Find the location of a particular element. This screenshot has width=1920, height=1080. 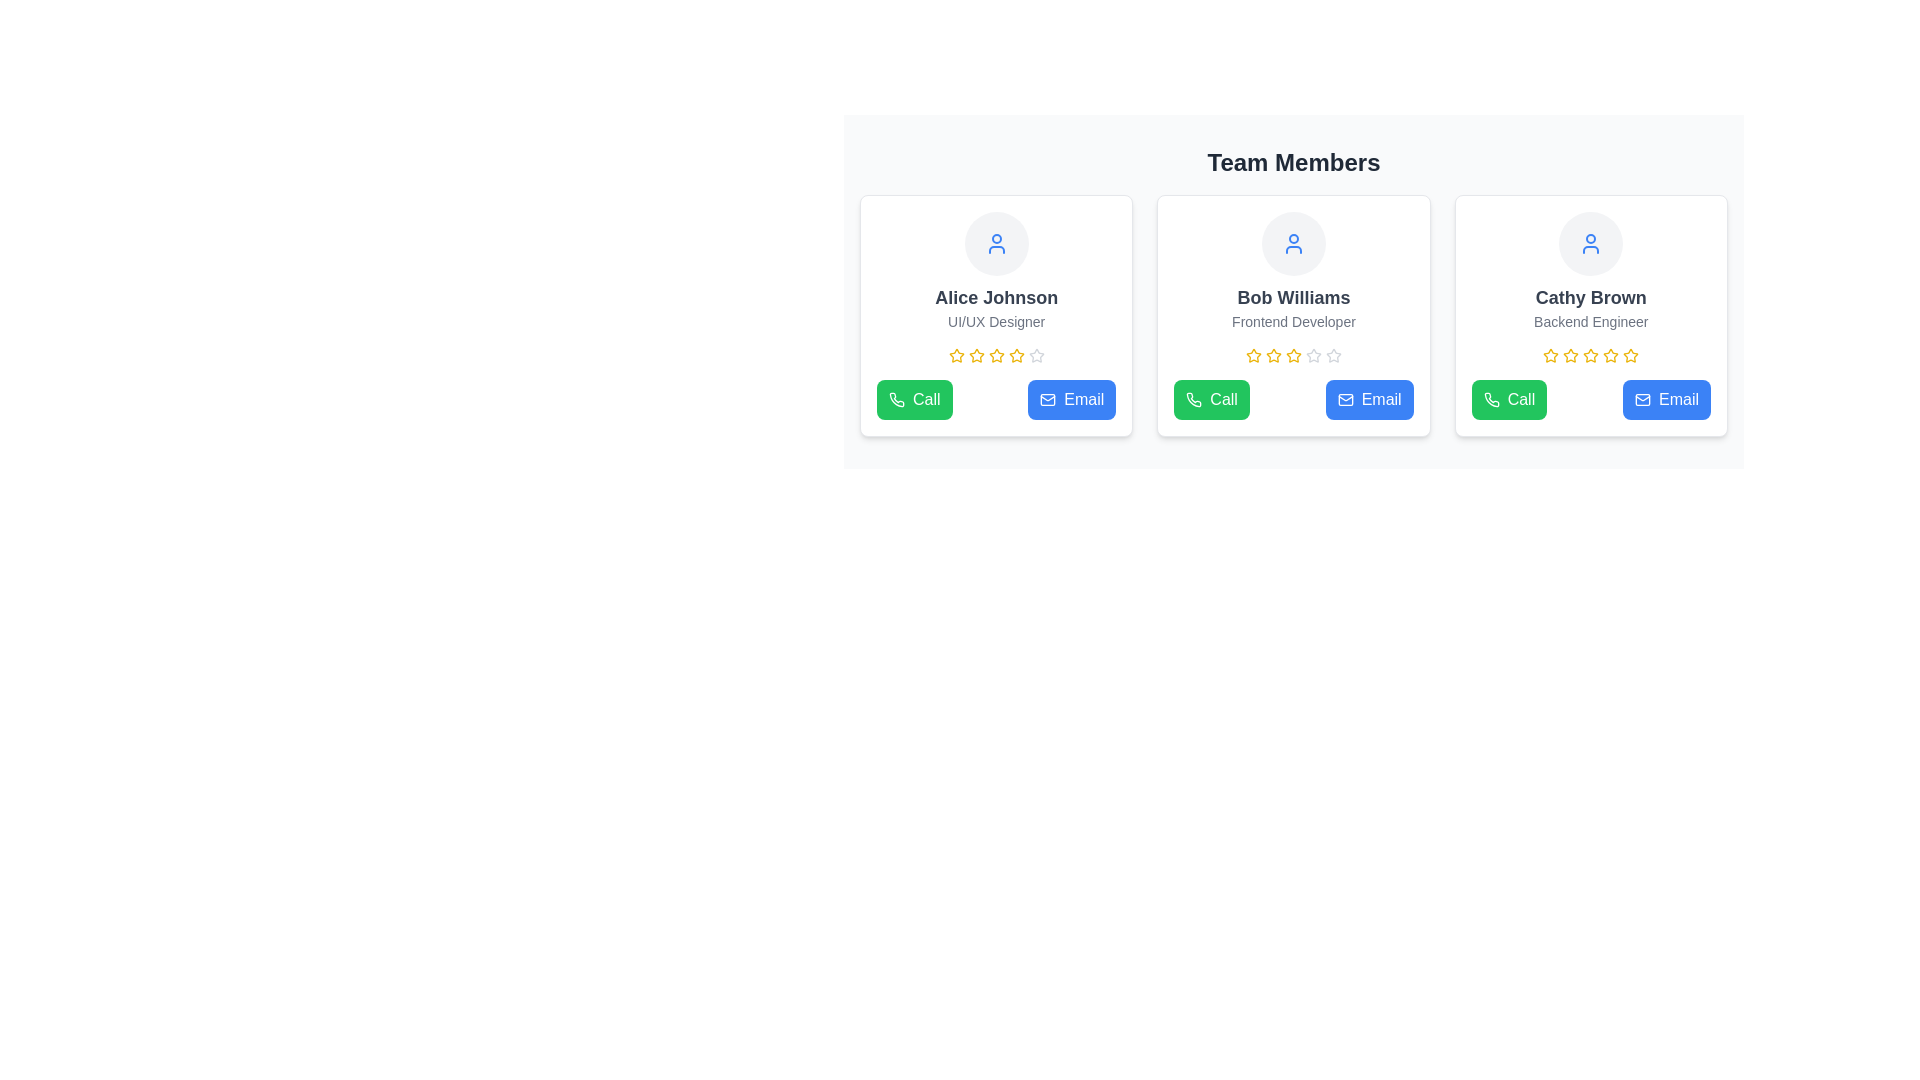

the Text Label displaying 'UI/UX Designer' located below 'Alice Johnson' in the card layout is located at coordinates (996, 320).